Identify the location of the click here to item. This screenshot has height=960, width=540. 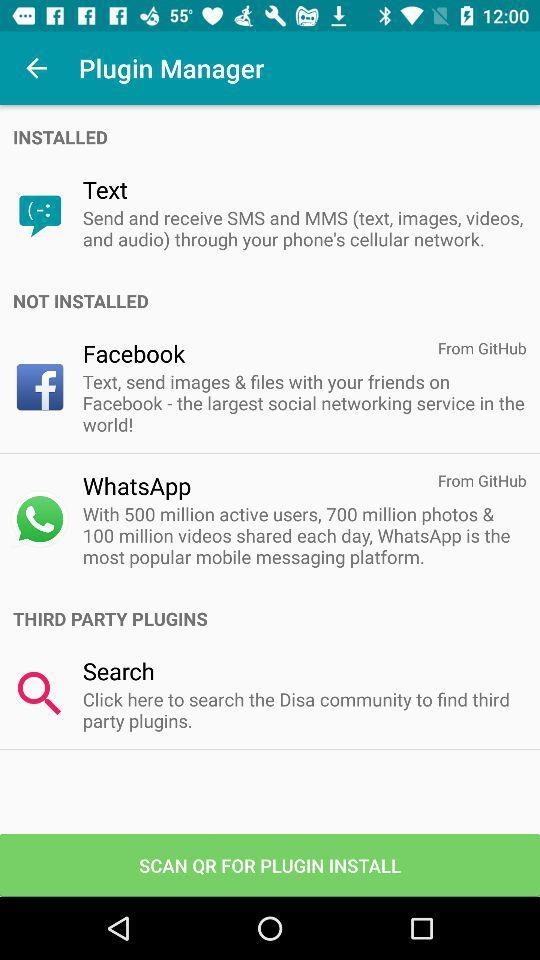
(303, 710).